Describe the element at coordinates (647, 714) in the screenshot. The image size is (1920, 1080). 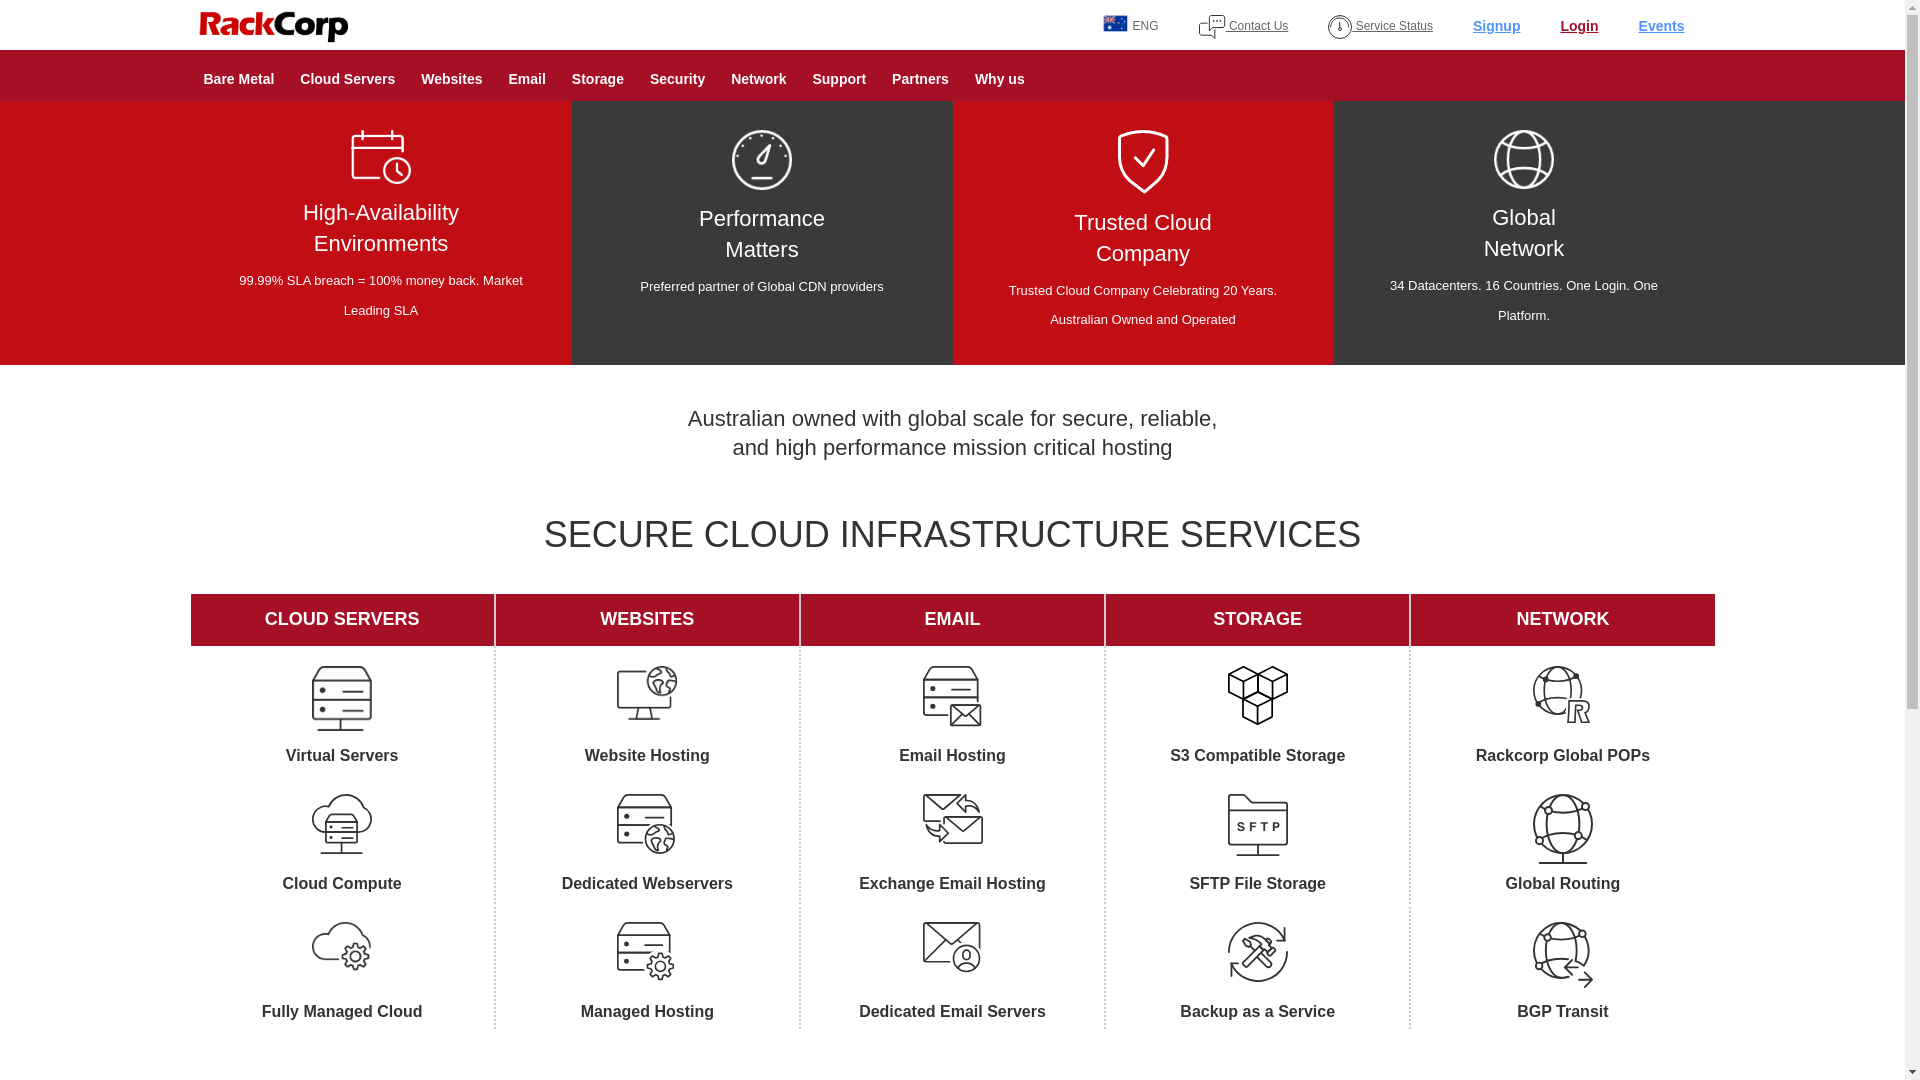
I see `'Website Hosting'` at that location.